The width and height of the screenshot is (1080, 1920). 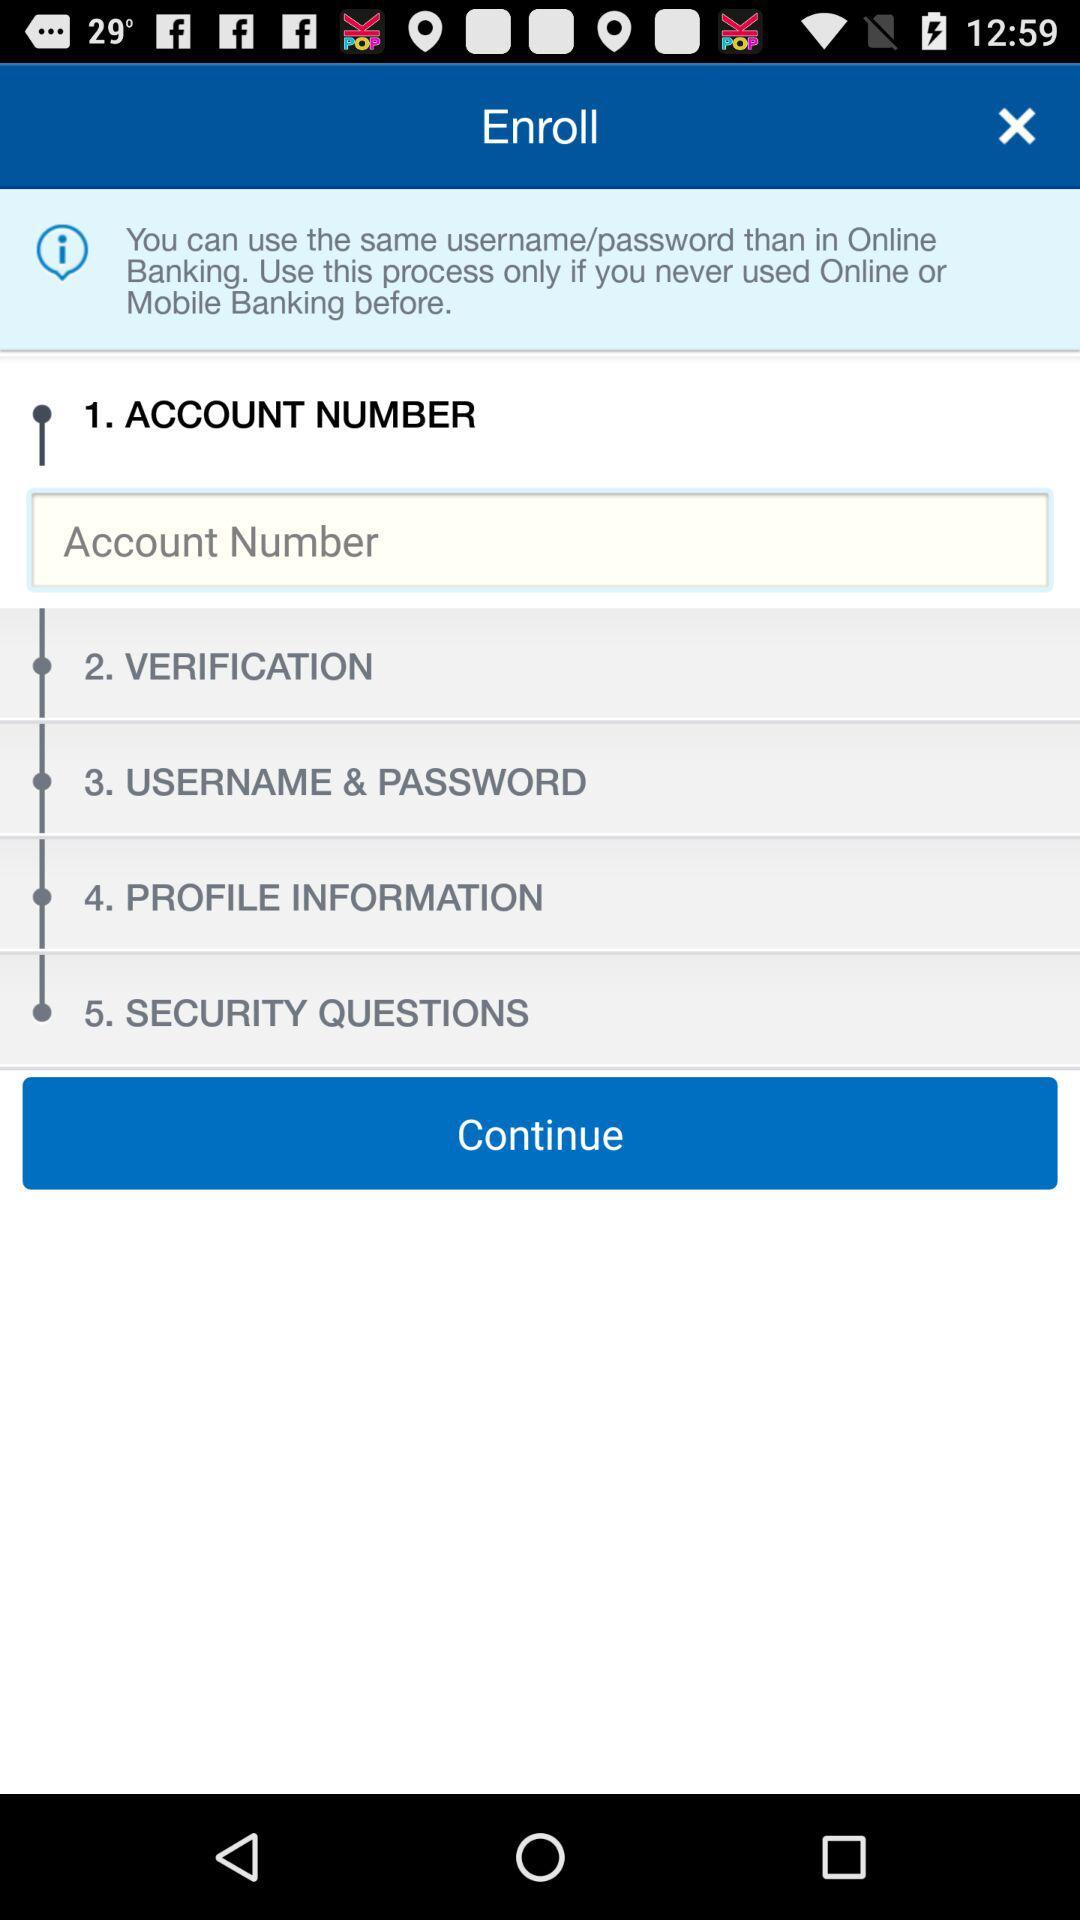 I want to click on close, so click(x=1017, y=124).